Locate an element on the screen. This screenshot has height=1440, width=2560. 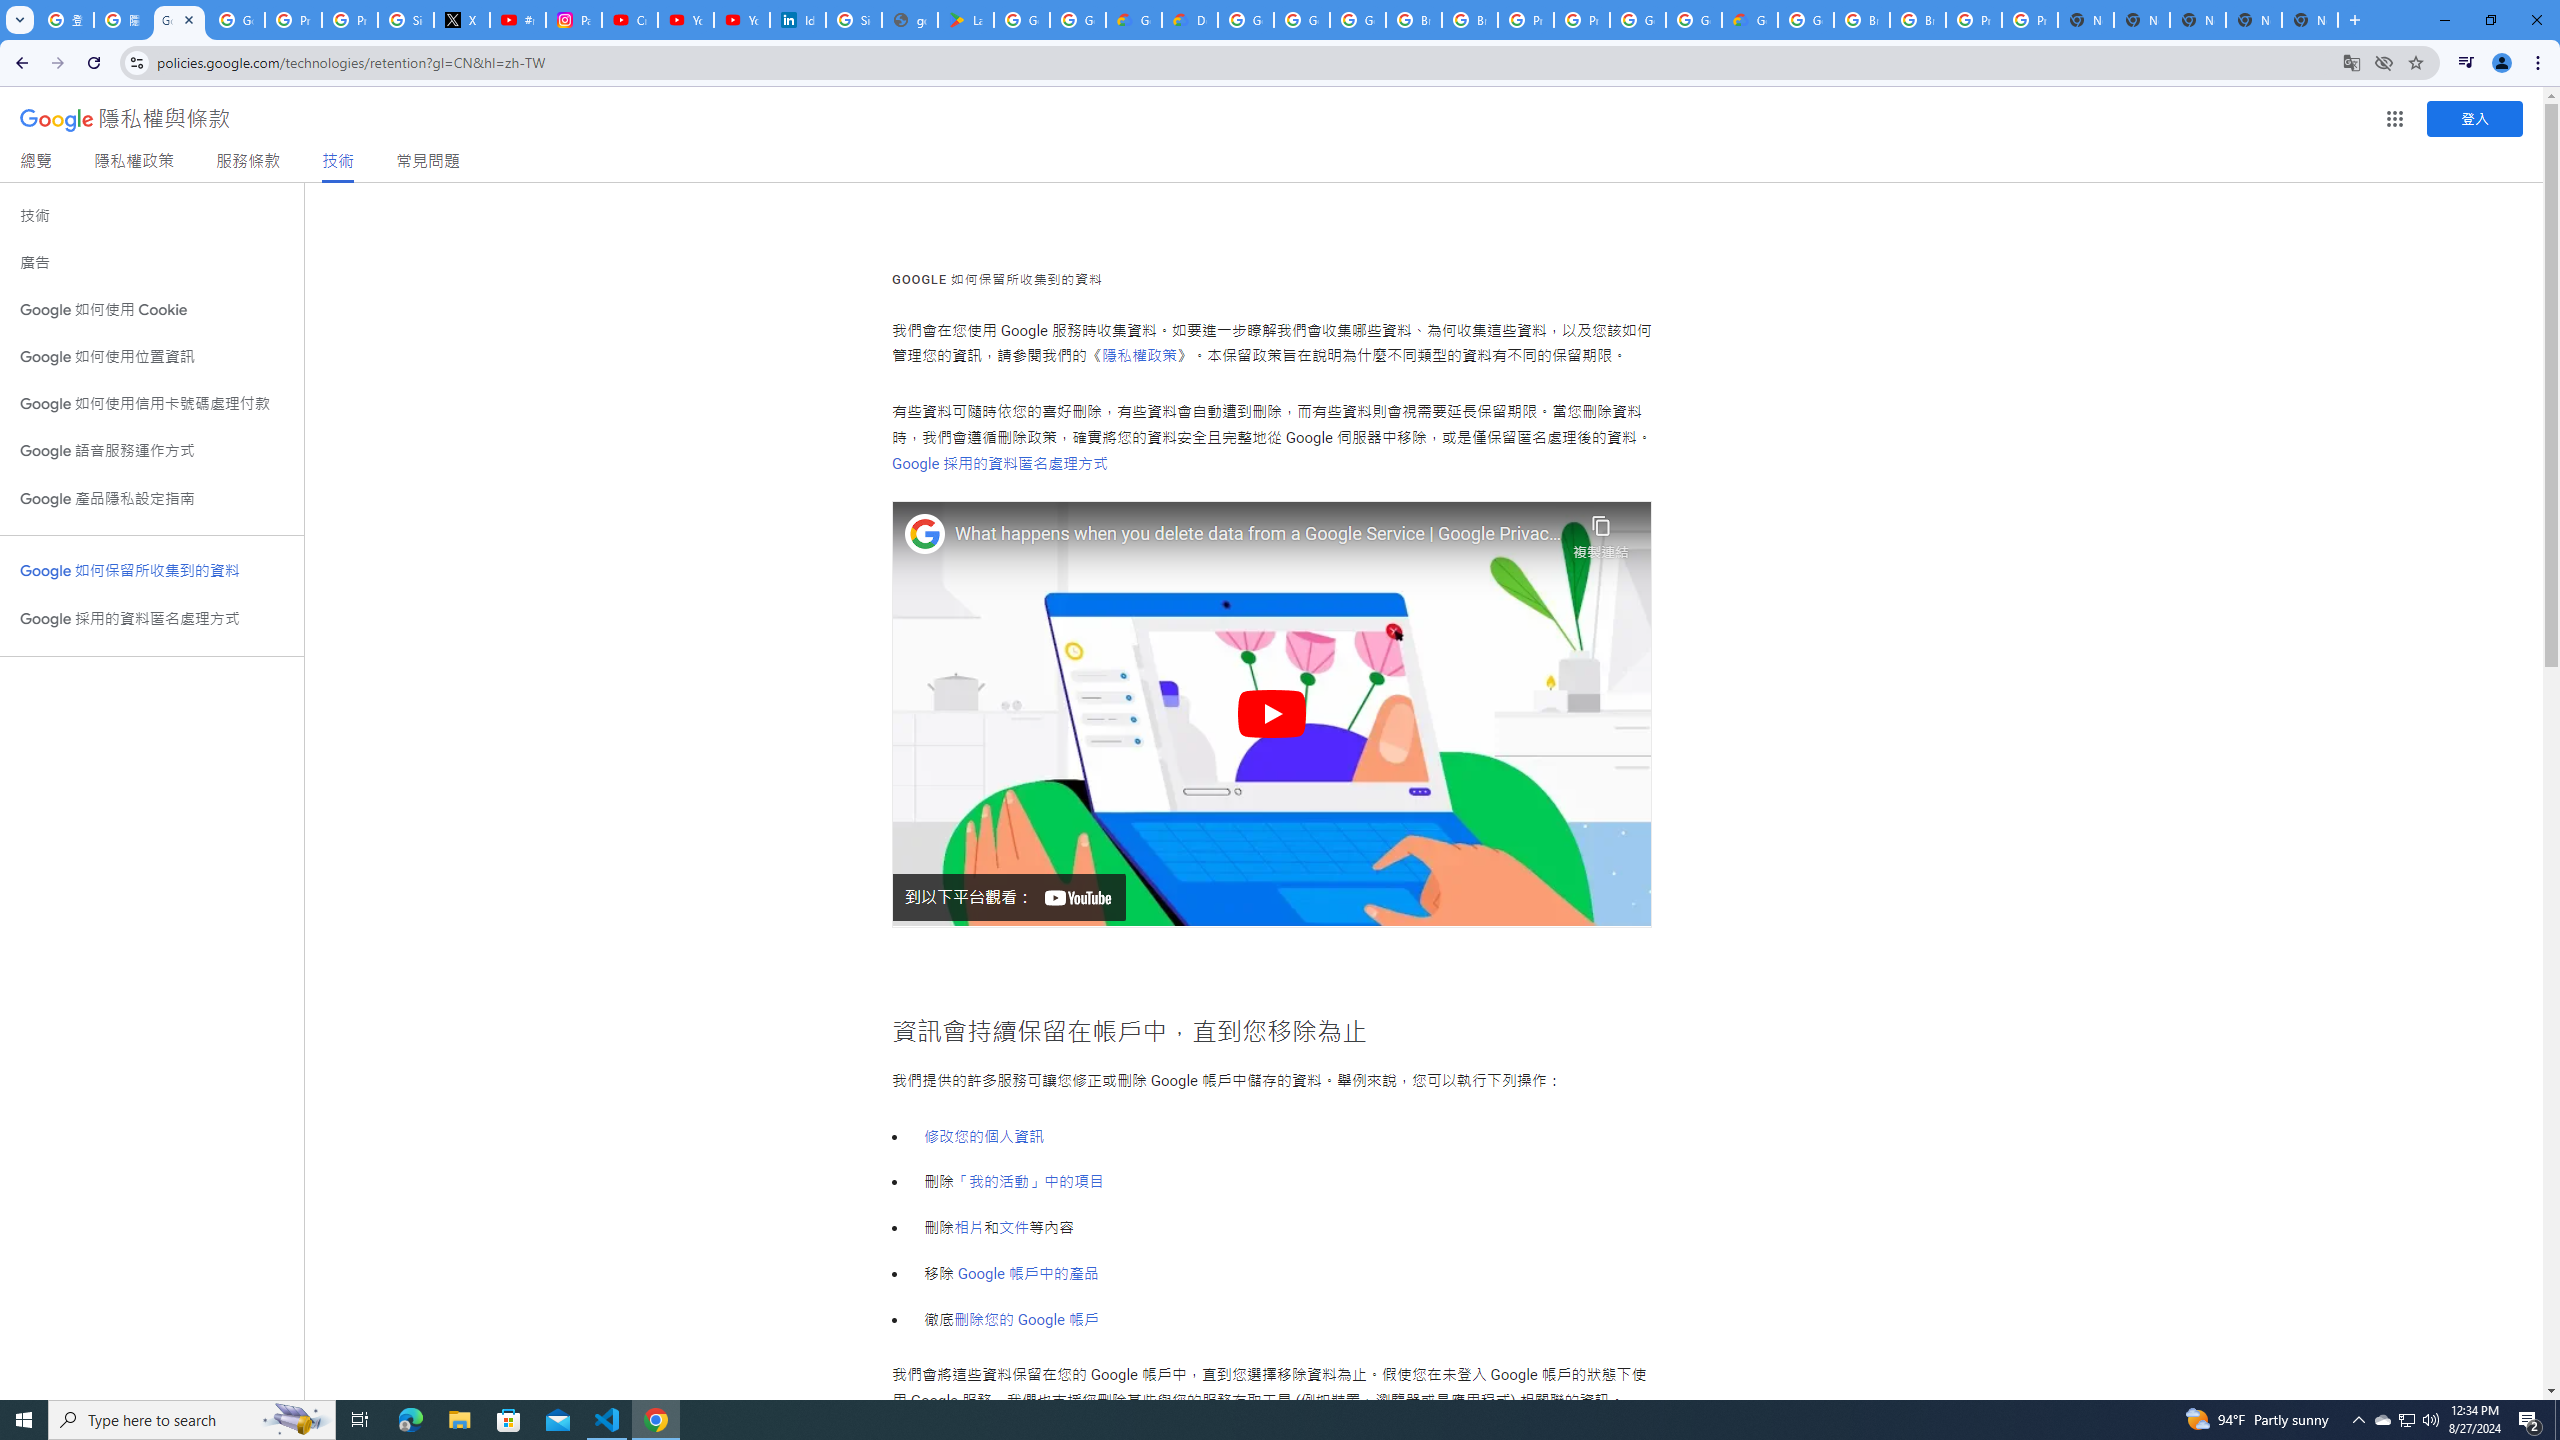
'Browse Chrome as a guest - Computer - Google Chrome Help' is located at coordinates (1469, 19).